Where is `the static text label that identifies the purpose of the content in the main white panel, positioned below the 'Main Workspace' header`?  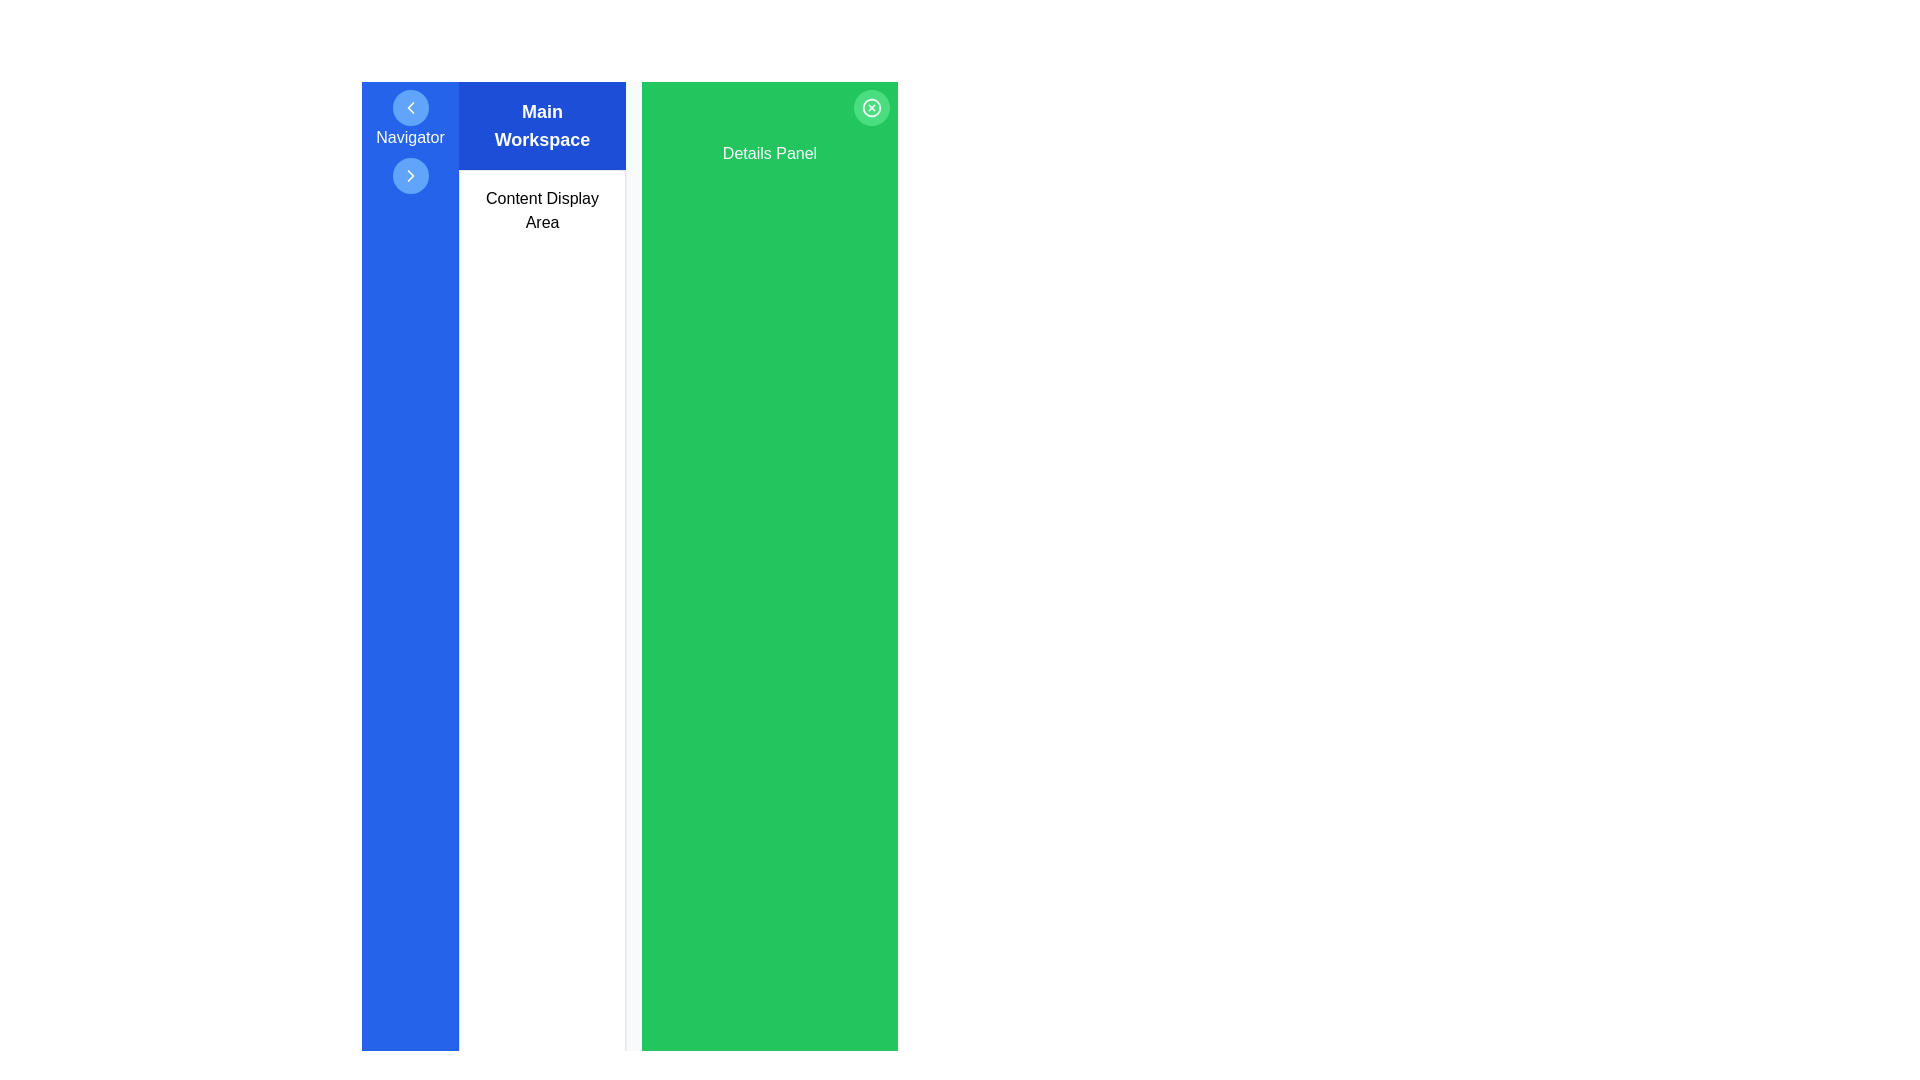
the static text label that identifies the purpose of the content in the main white panel, positioned below the 'Main Workspace' header is located at coordinates (542, 211).